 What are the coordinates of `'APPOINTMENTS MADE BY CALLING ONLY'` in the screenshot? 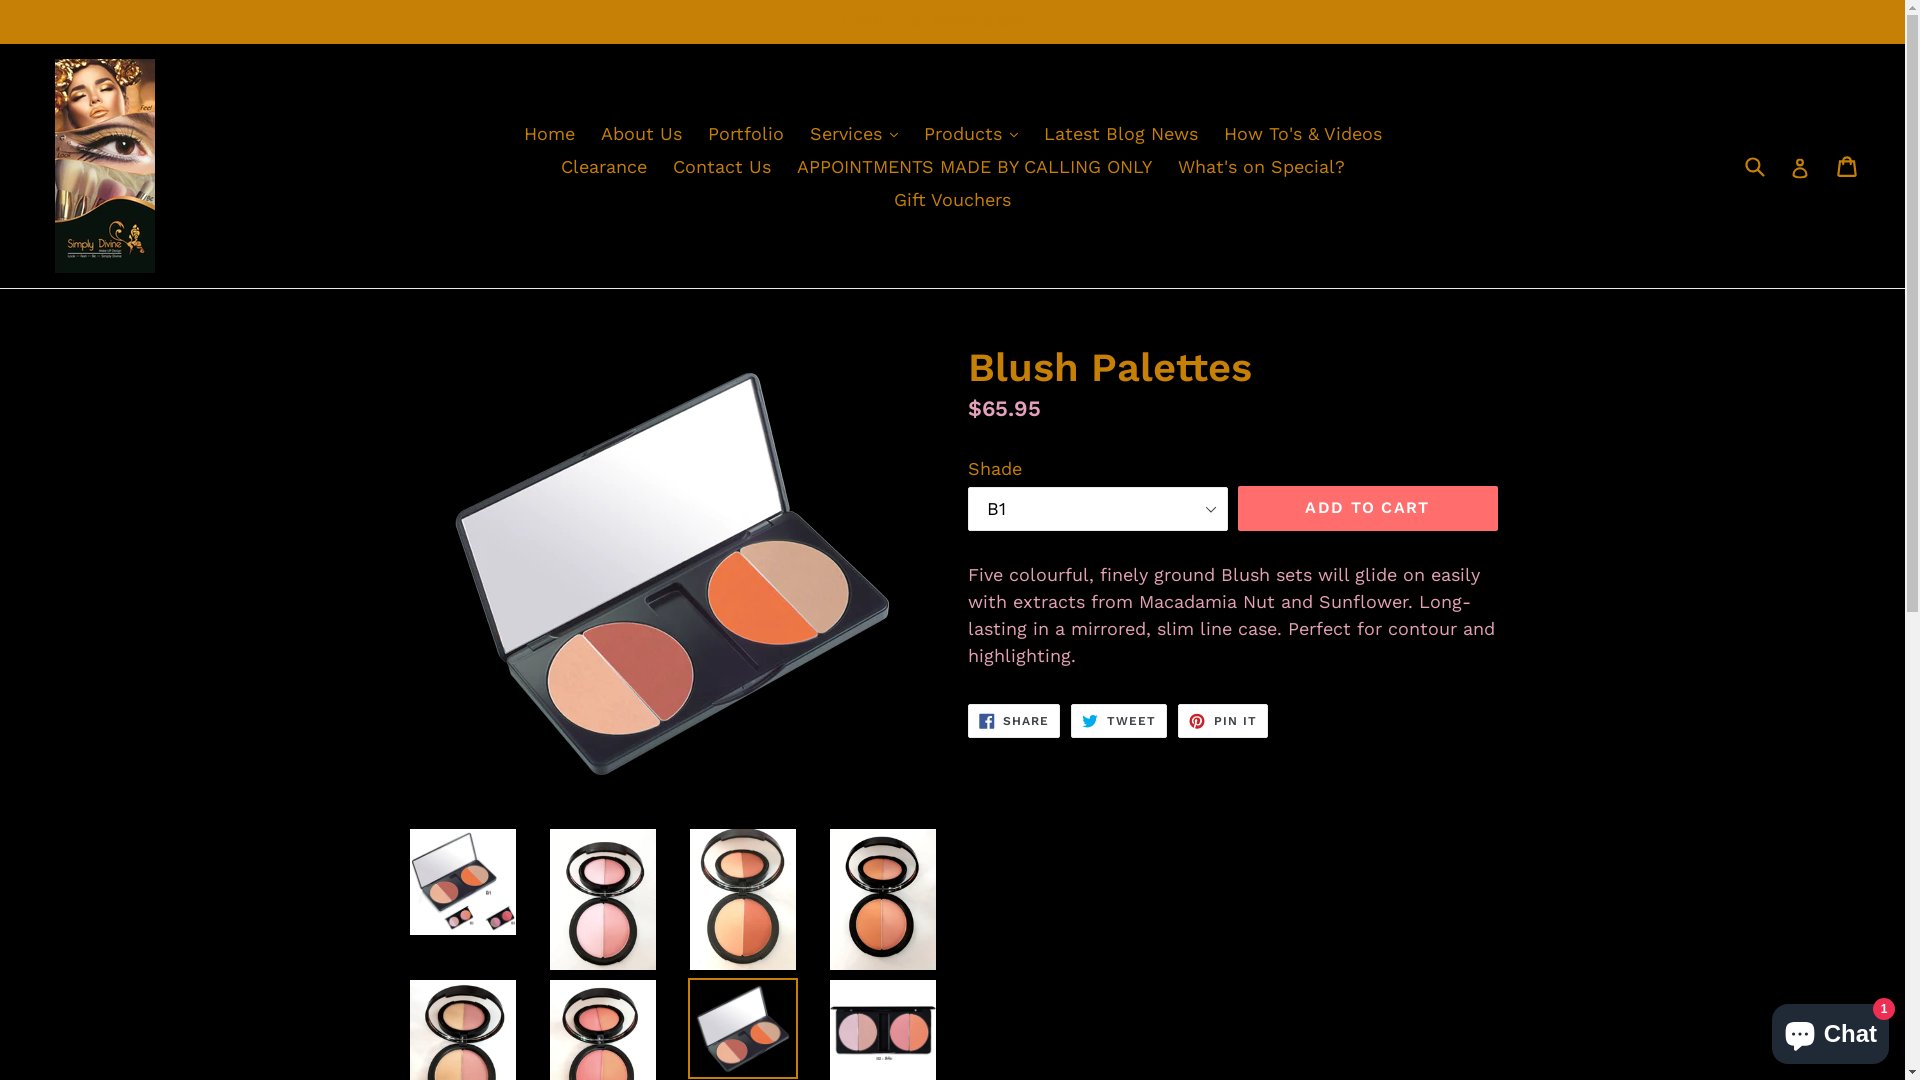 It's located at (973, 165).